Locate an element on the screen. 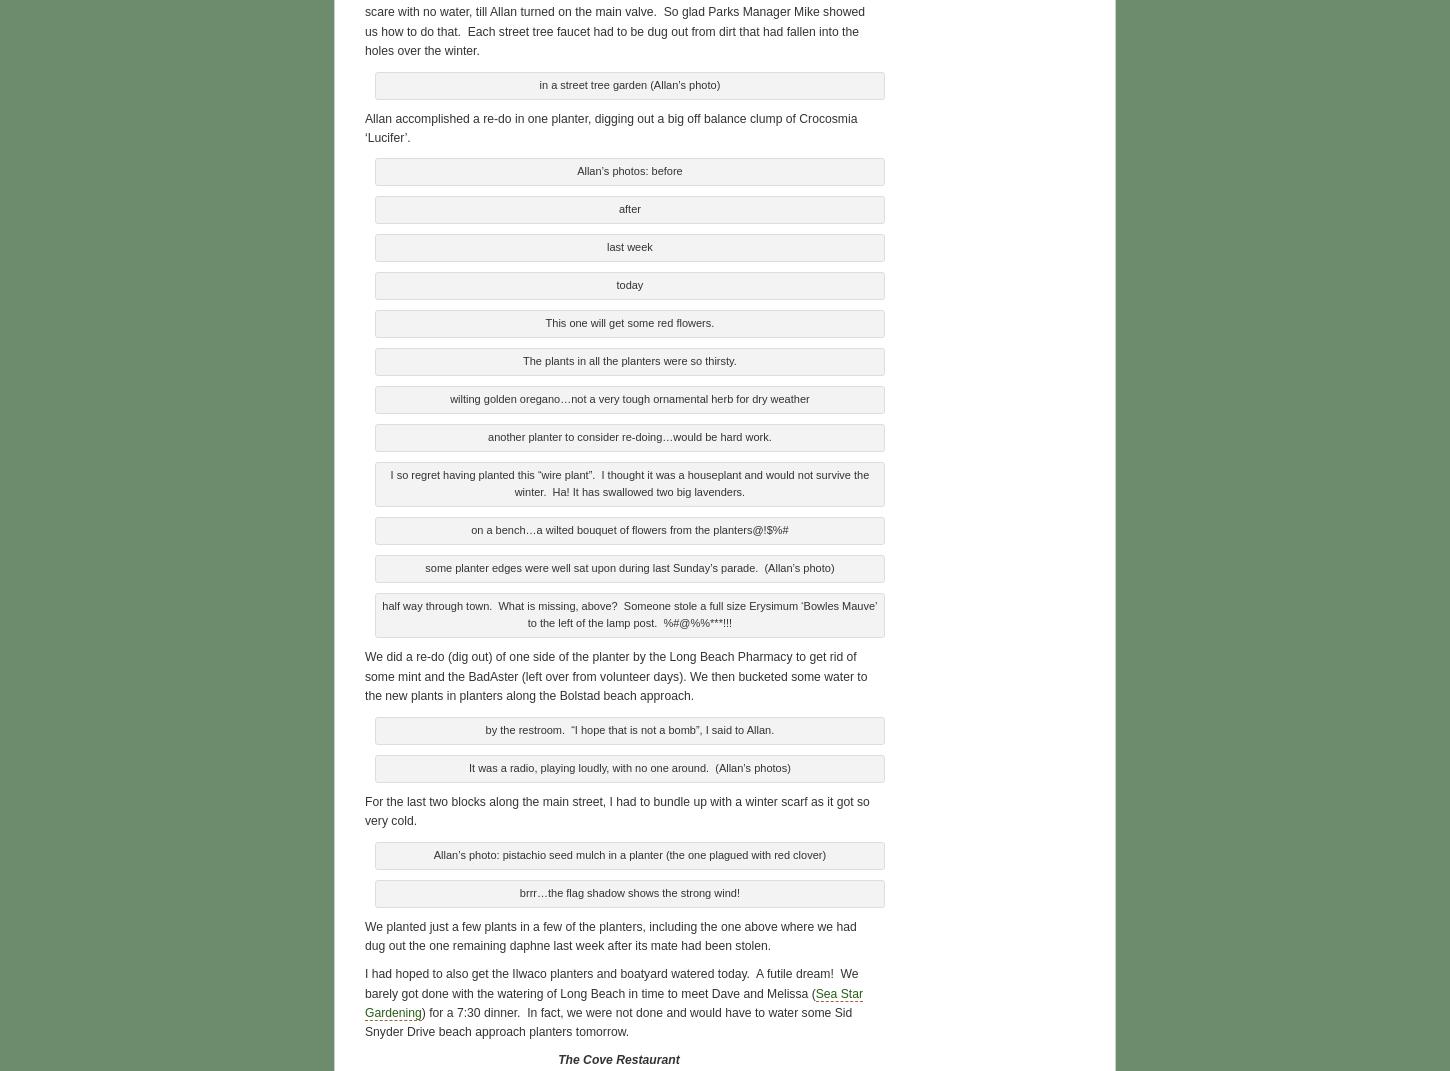  'For the last two blocks along the main street, I had to bundle up with a winter scarf as it got so very cold.' is located at coordinates (615, 808).